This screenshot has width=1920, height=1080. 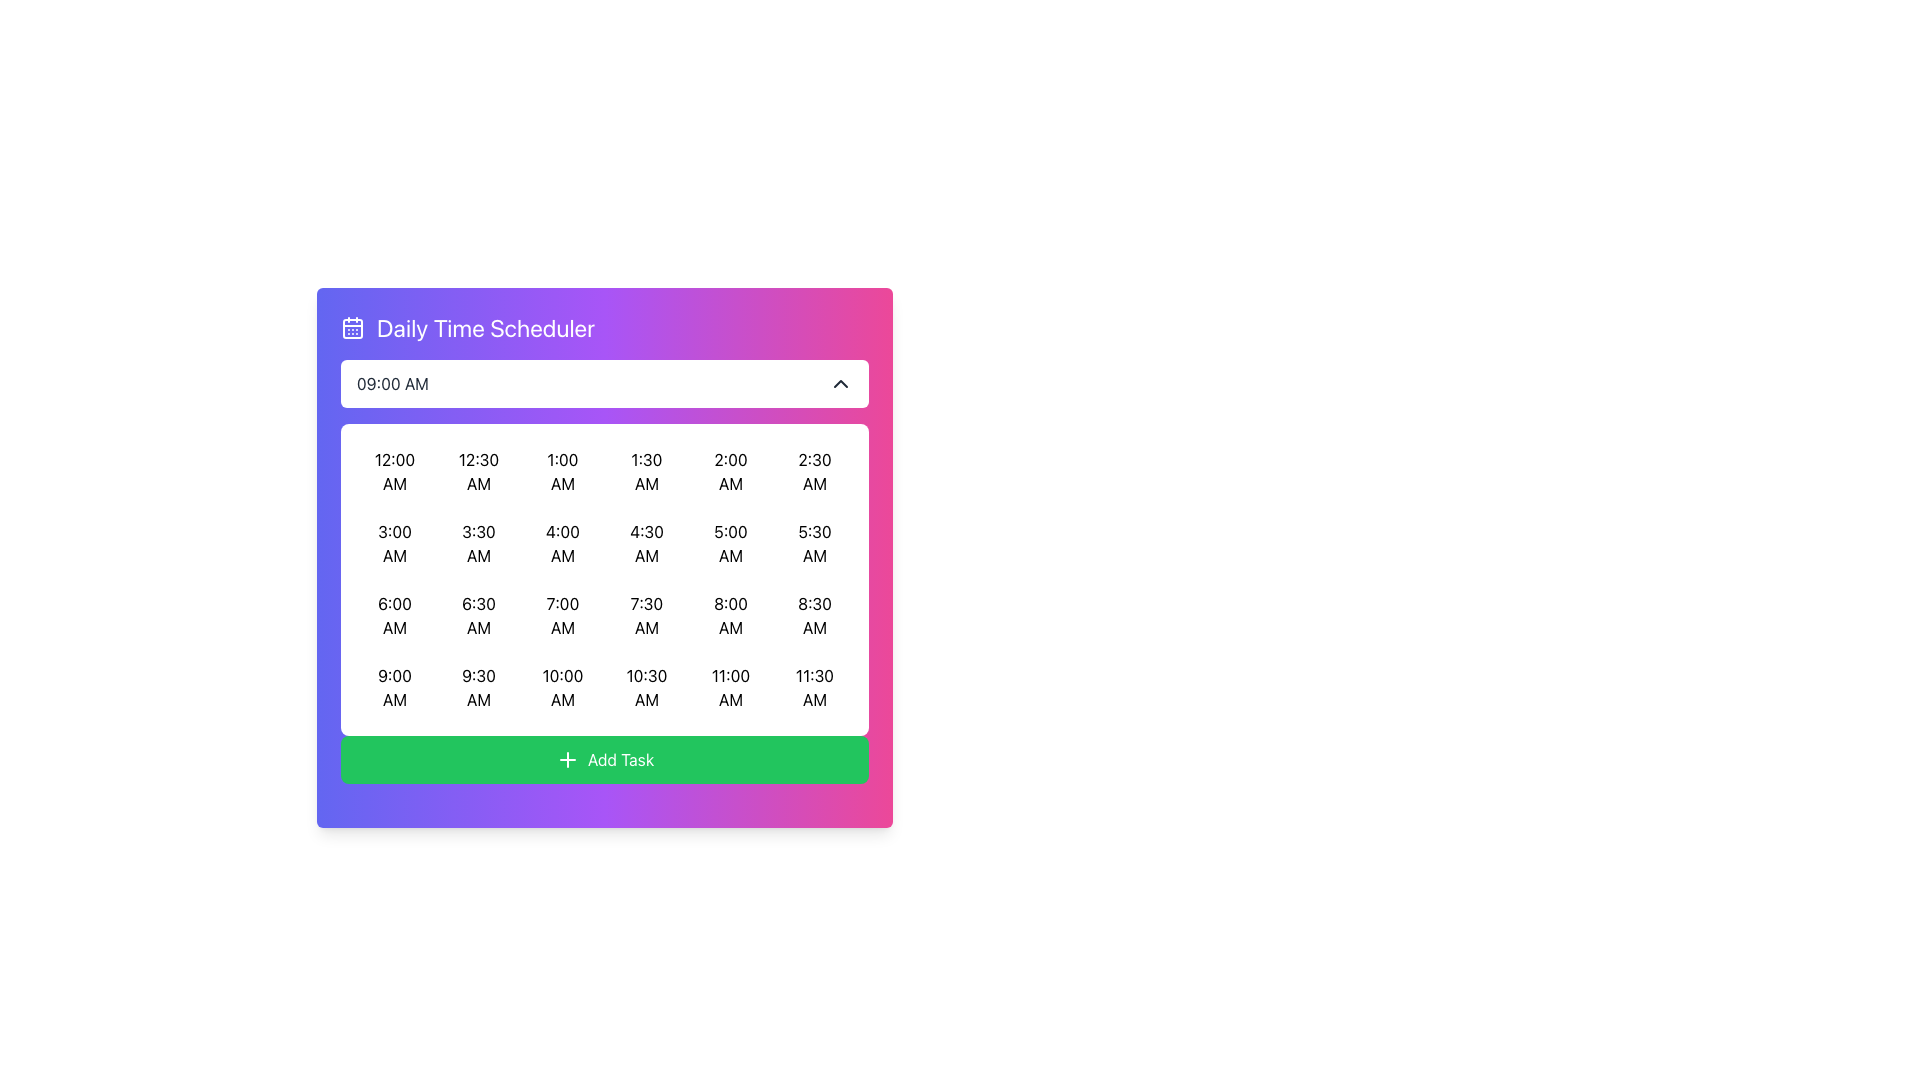 I want to click on the '4:30 AM' time slot button to indicate selection through keyboard interaction, so click(x=647, y=543).